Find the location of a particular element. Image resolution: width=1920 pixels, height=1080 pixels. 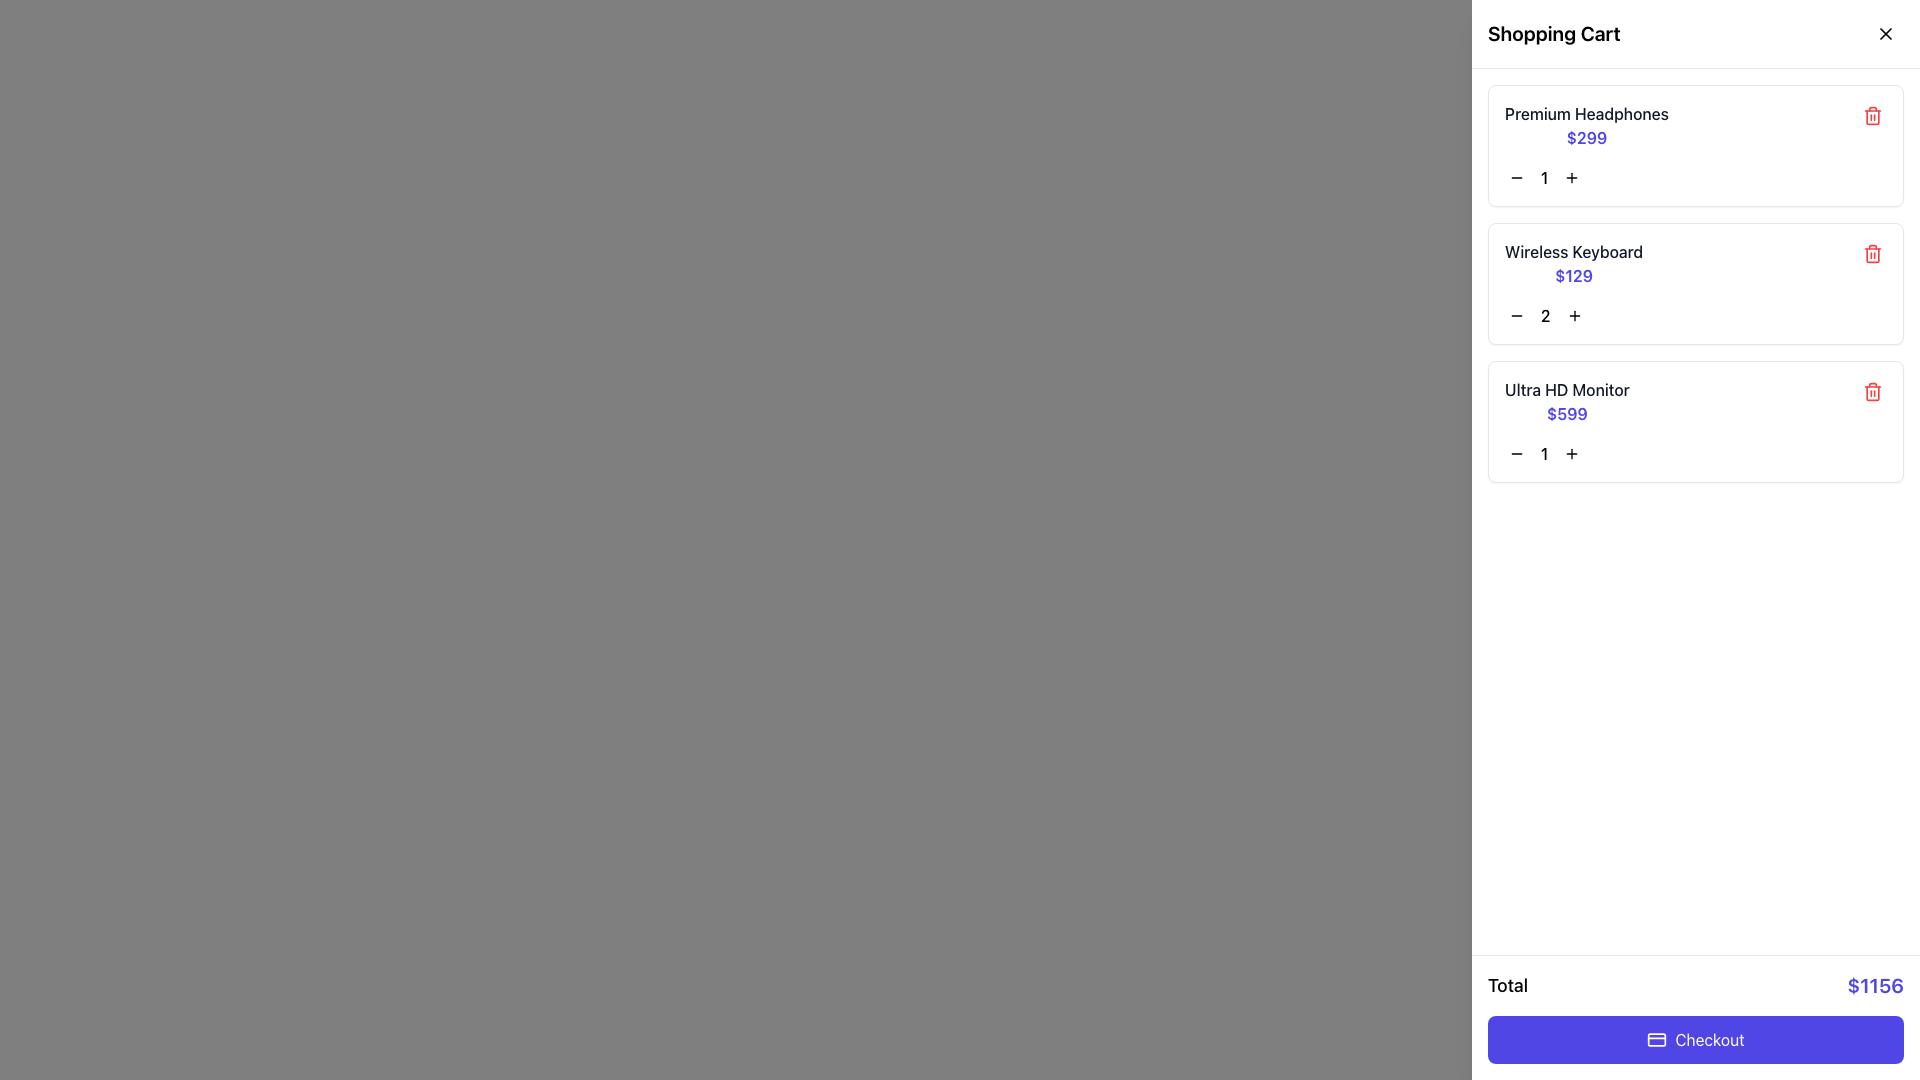

the red trash bin icon button, which indicates a delete or remove functionality is located at coordinates (1871, 392).